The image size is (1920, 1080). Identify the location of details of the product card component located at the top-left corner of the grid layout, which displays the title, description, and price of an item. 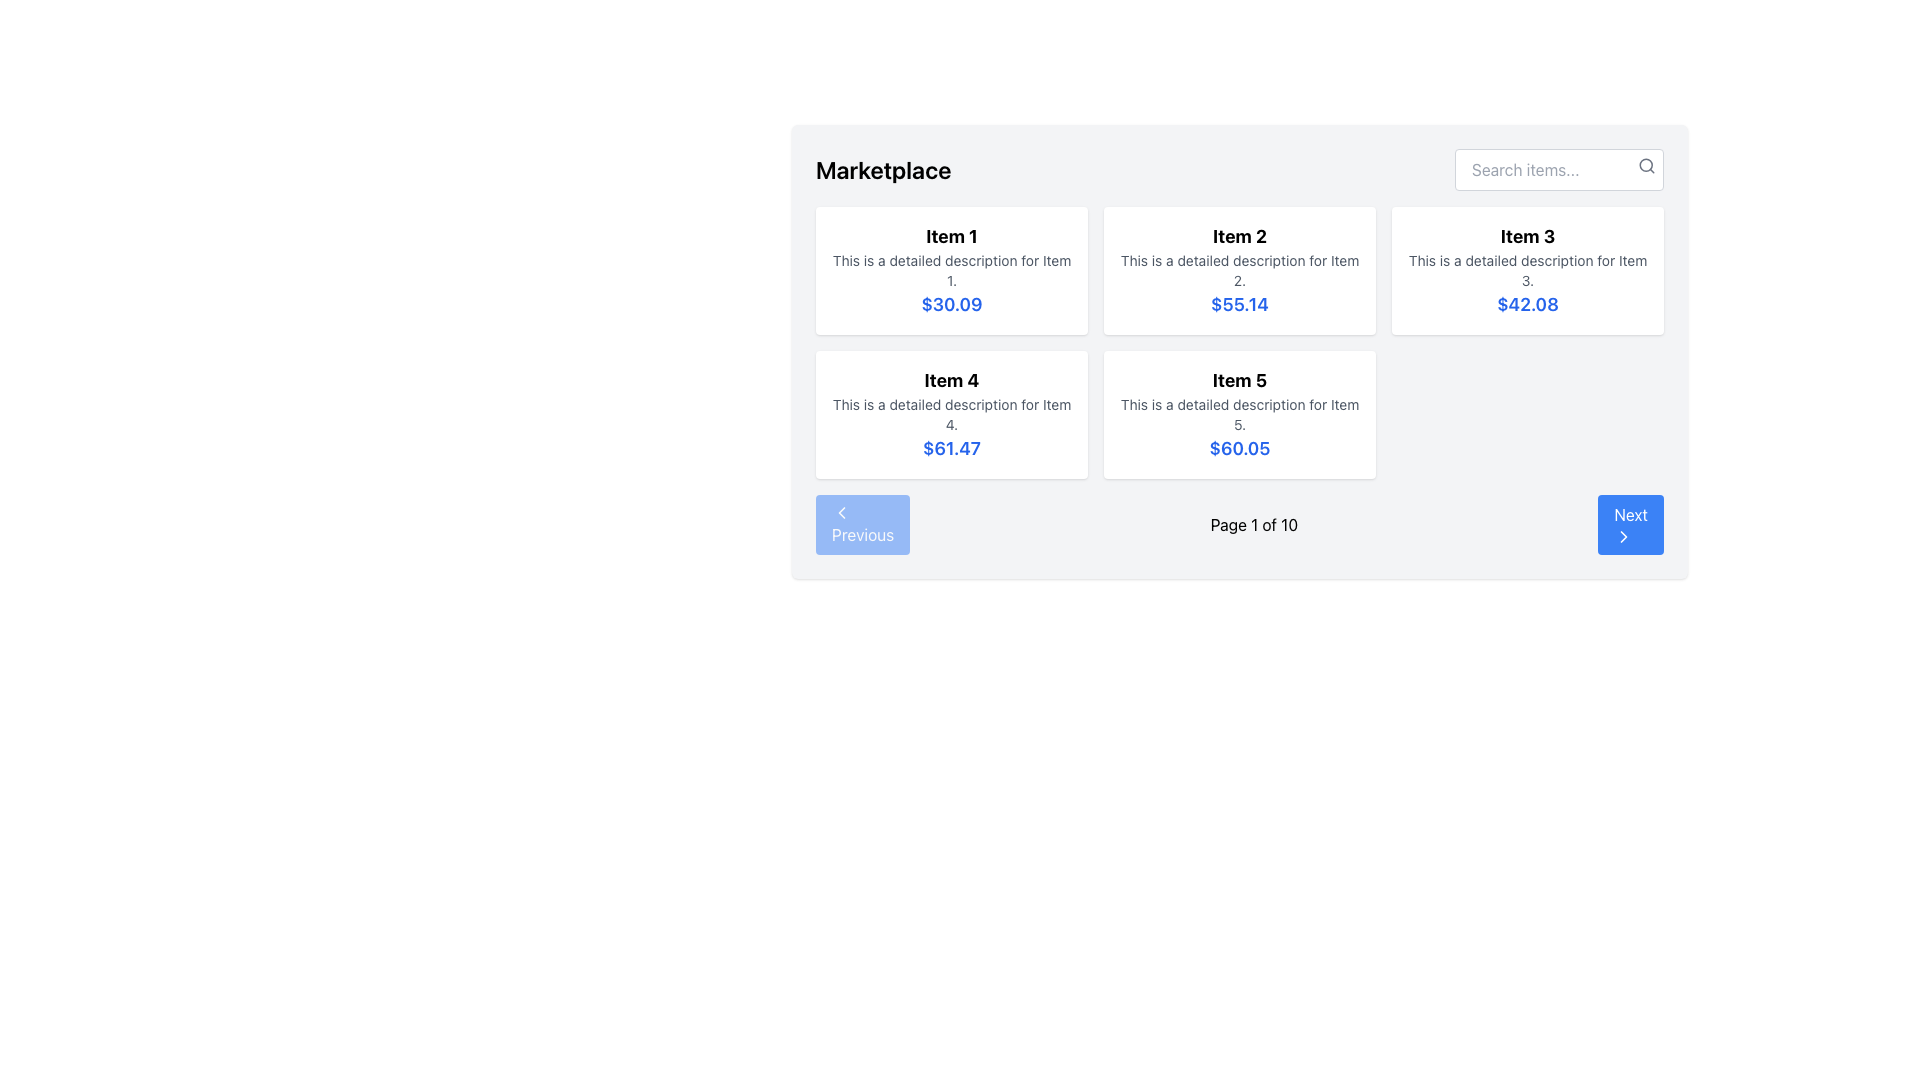
(950, 270).